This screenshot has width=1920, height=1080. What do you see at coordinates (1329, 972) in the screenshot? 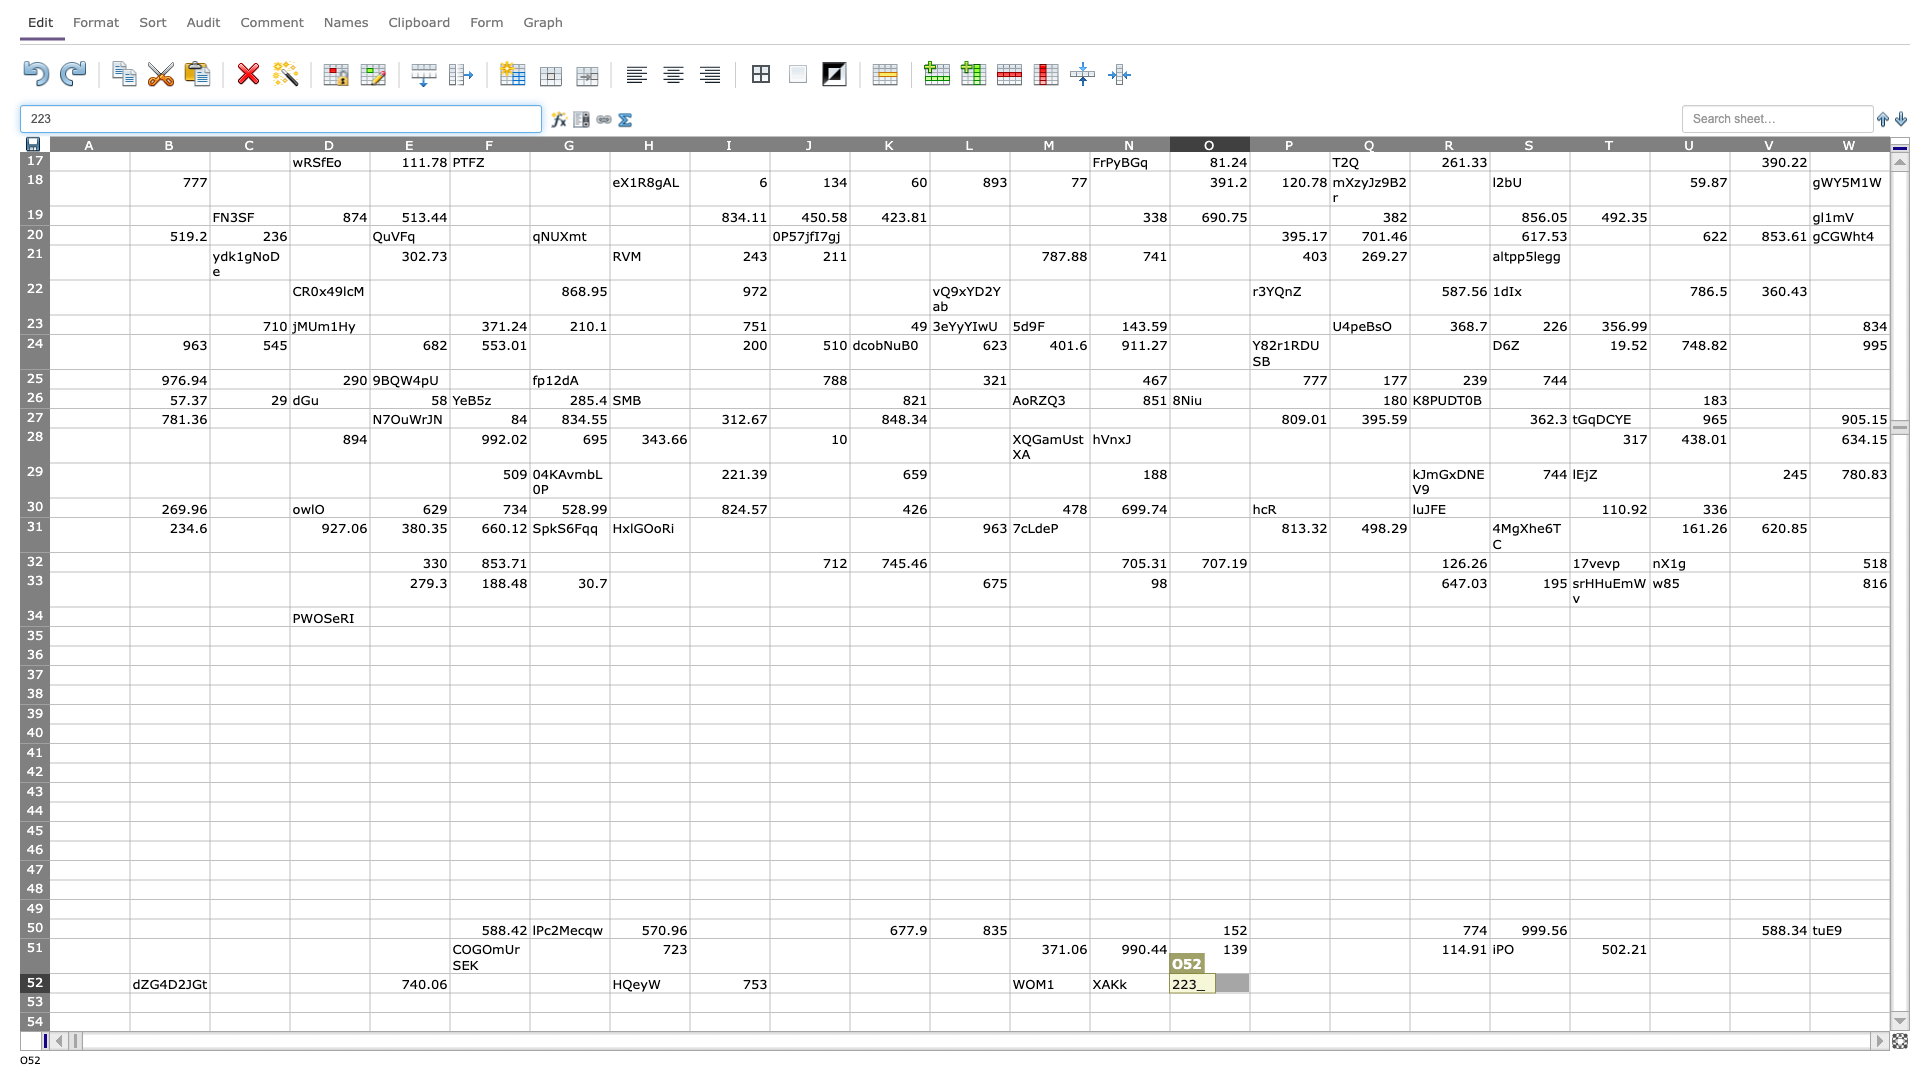
I see `Top left corner of Q-52` at bounding box center [1329, 972].